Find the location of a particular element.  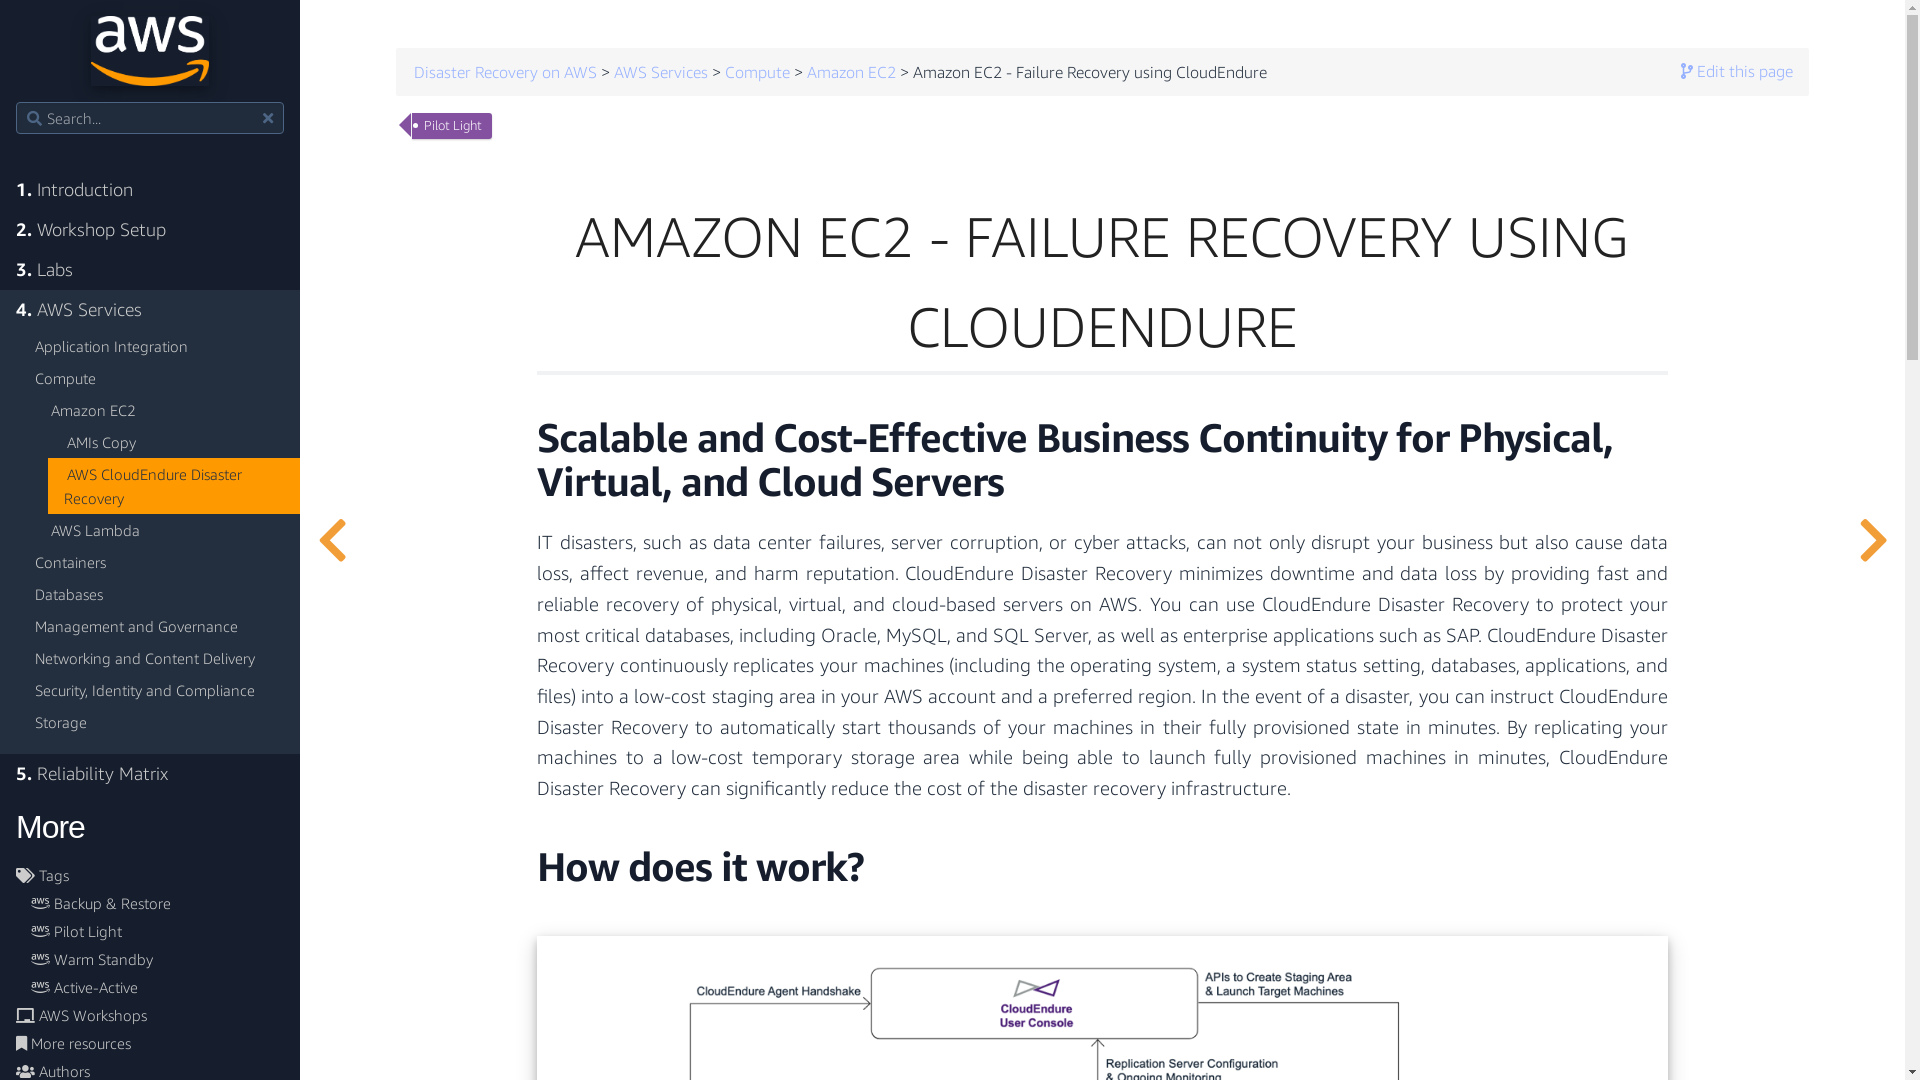

'Amazon EC2' is located at coordinates (851, 72).